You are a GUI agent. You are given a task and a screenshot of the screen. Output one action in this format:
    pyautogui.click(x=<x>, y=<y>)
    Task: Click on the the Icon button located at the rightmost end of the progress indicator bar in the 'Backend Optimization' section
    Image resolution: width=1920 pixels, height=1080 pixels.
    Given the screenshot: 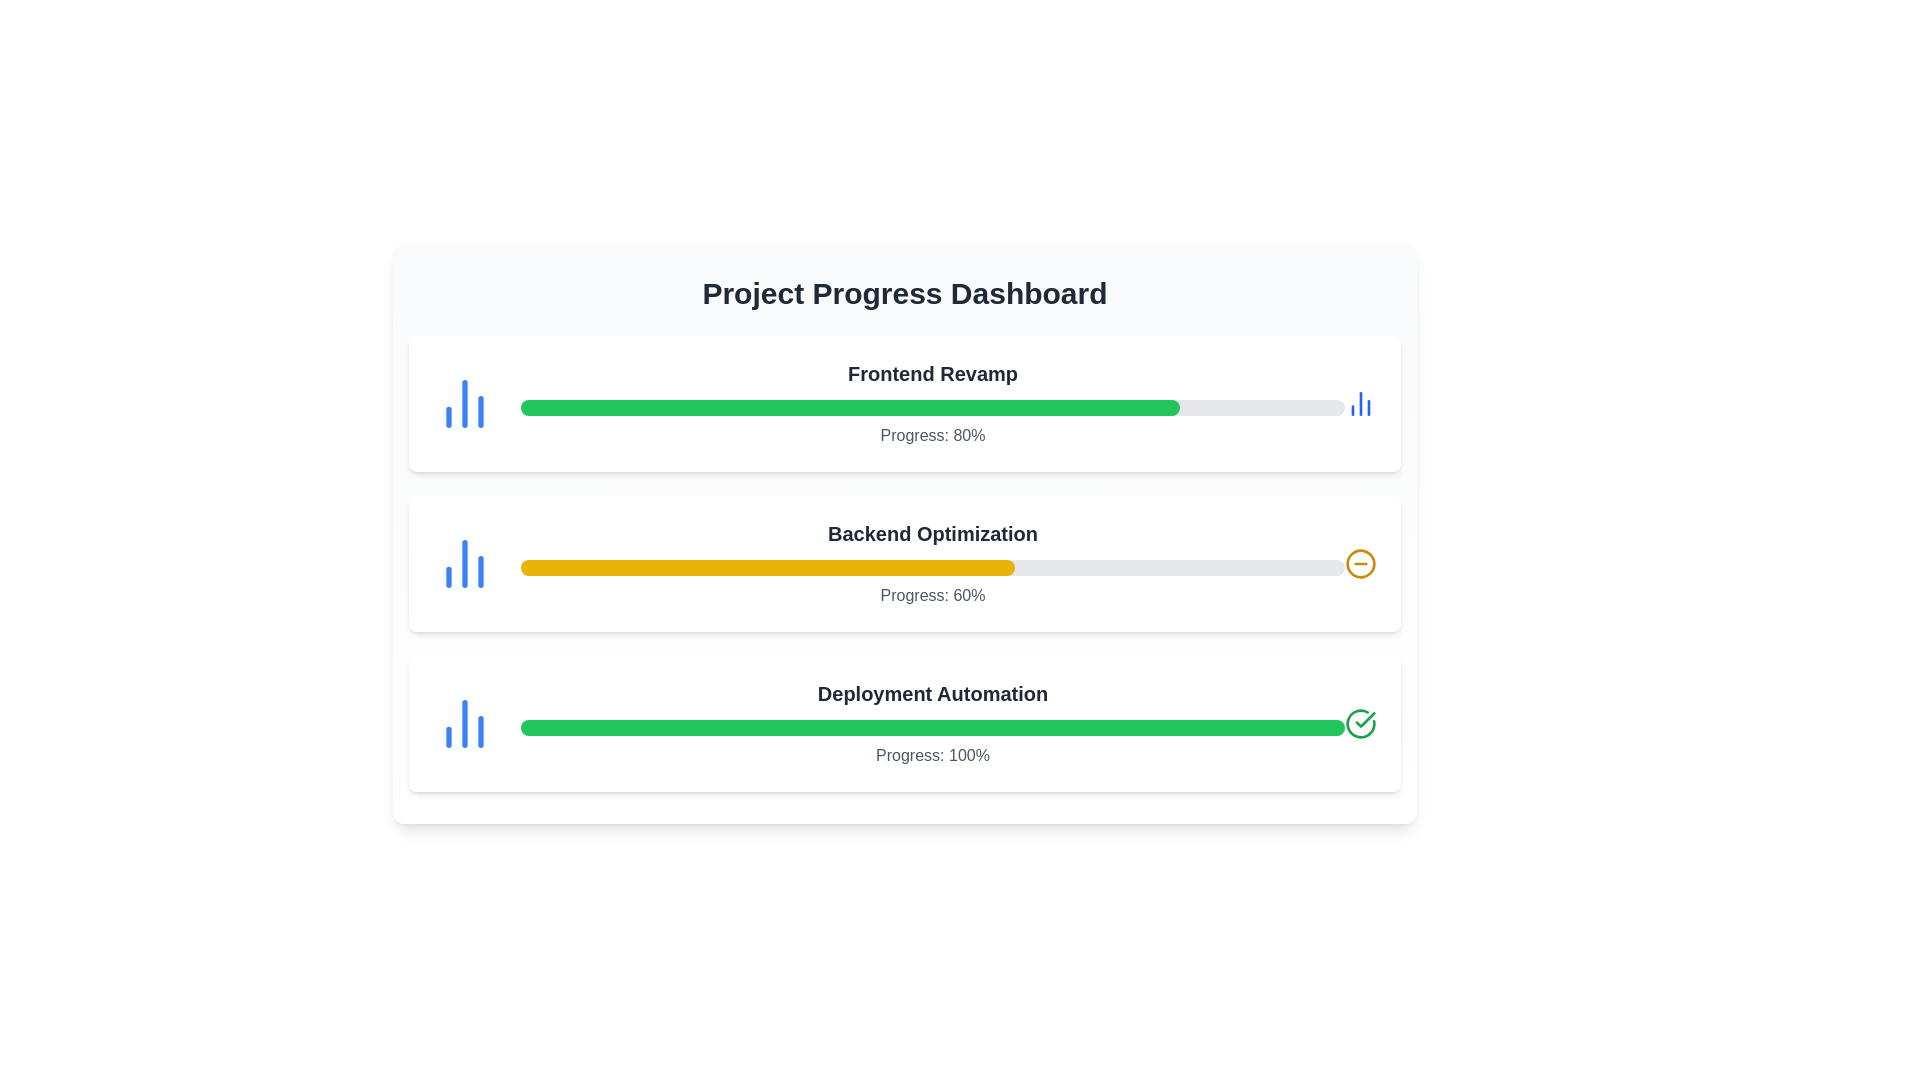 What is the action you would take?
    pyautogui.click(x=1360, y=563)
    